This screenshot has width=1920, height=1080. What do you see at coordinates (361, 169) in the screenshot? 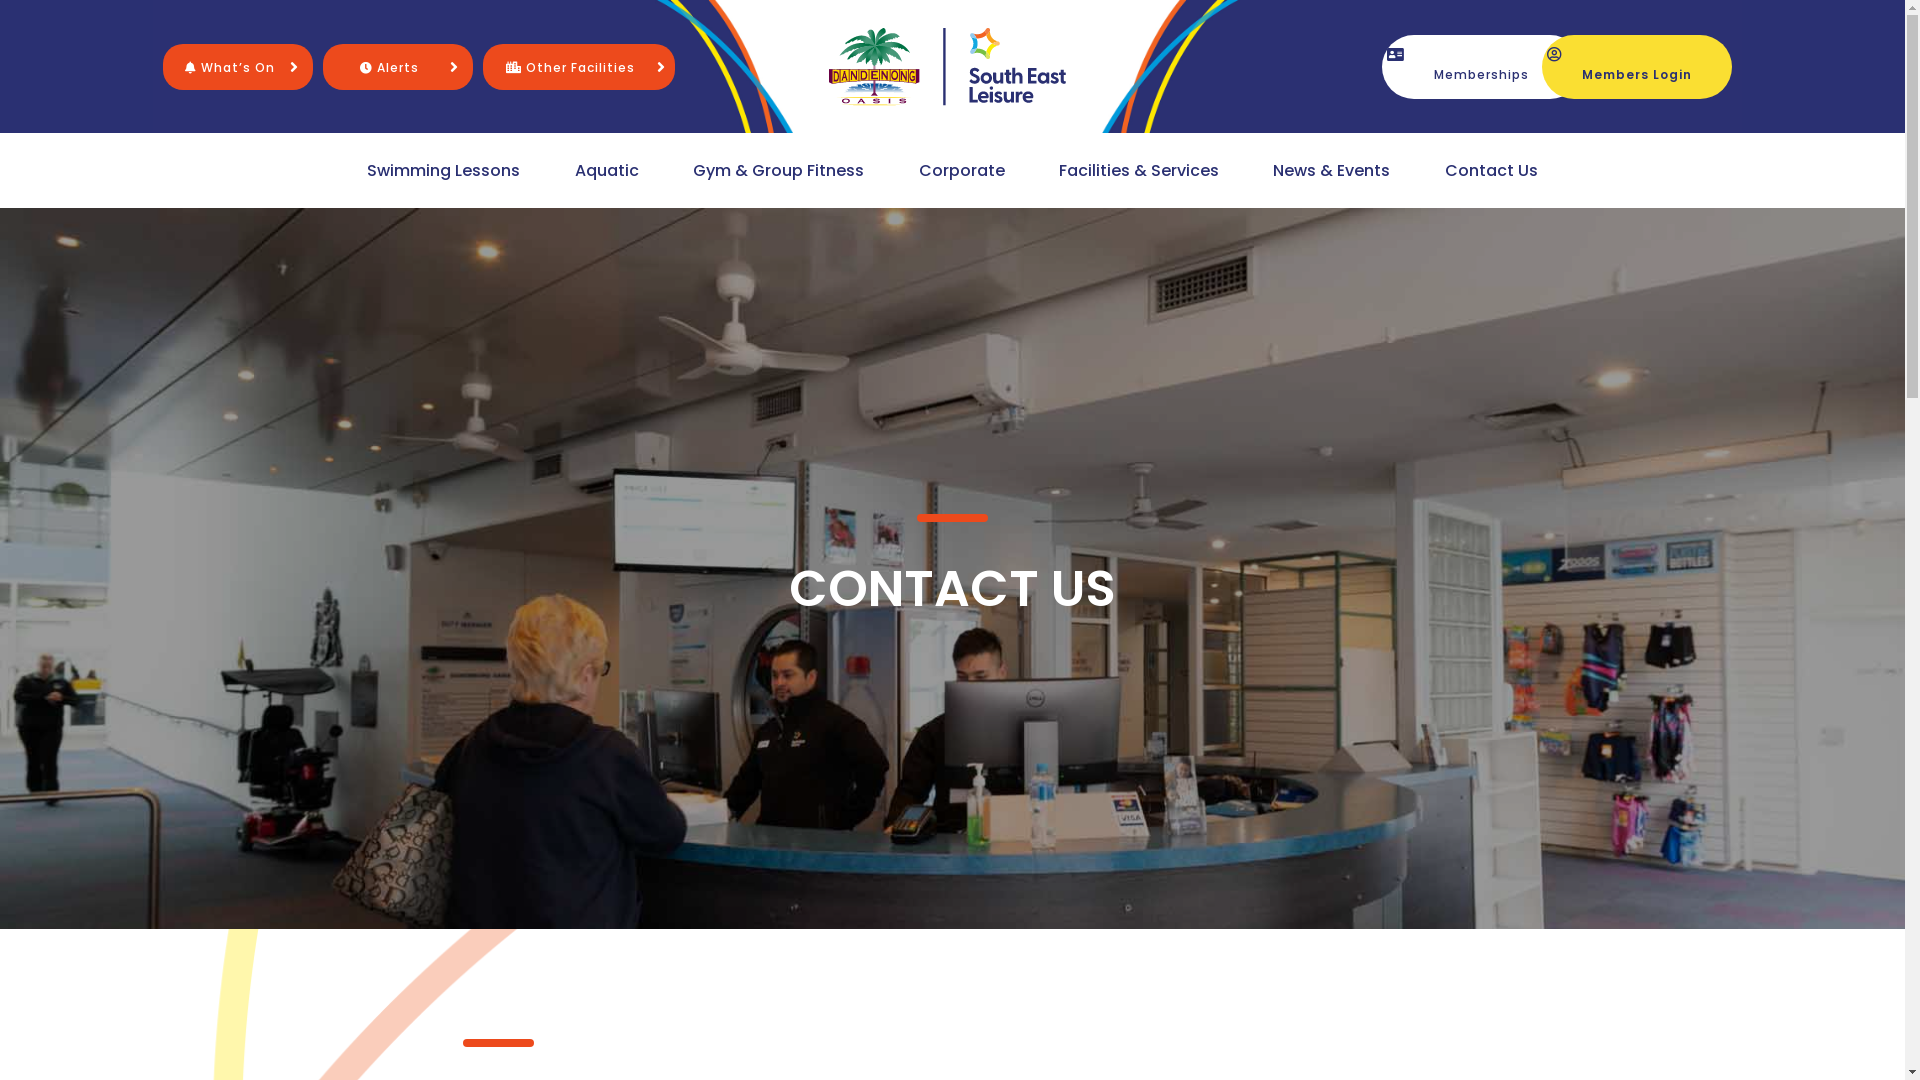
I see `'Swimming Lessons'` at bounding box center [361, 169].